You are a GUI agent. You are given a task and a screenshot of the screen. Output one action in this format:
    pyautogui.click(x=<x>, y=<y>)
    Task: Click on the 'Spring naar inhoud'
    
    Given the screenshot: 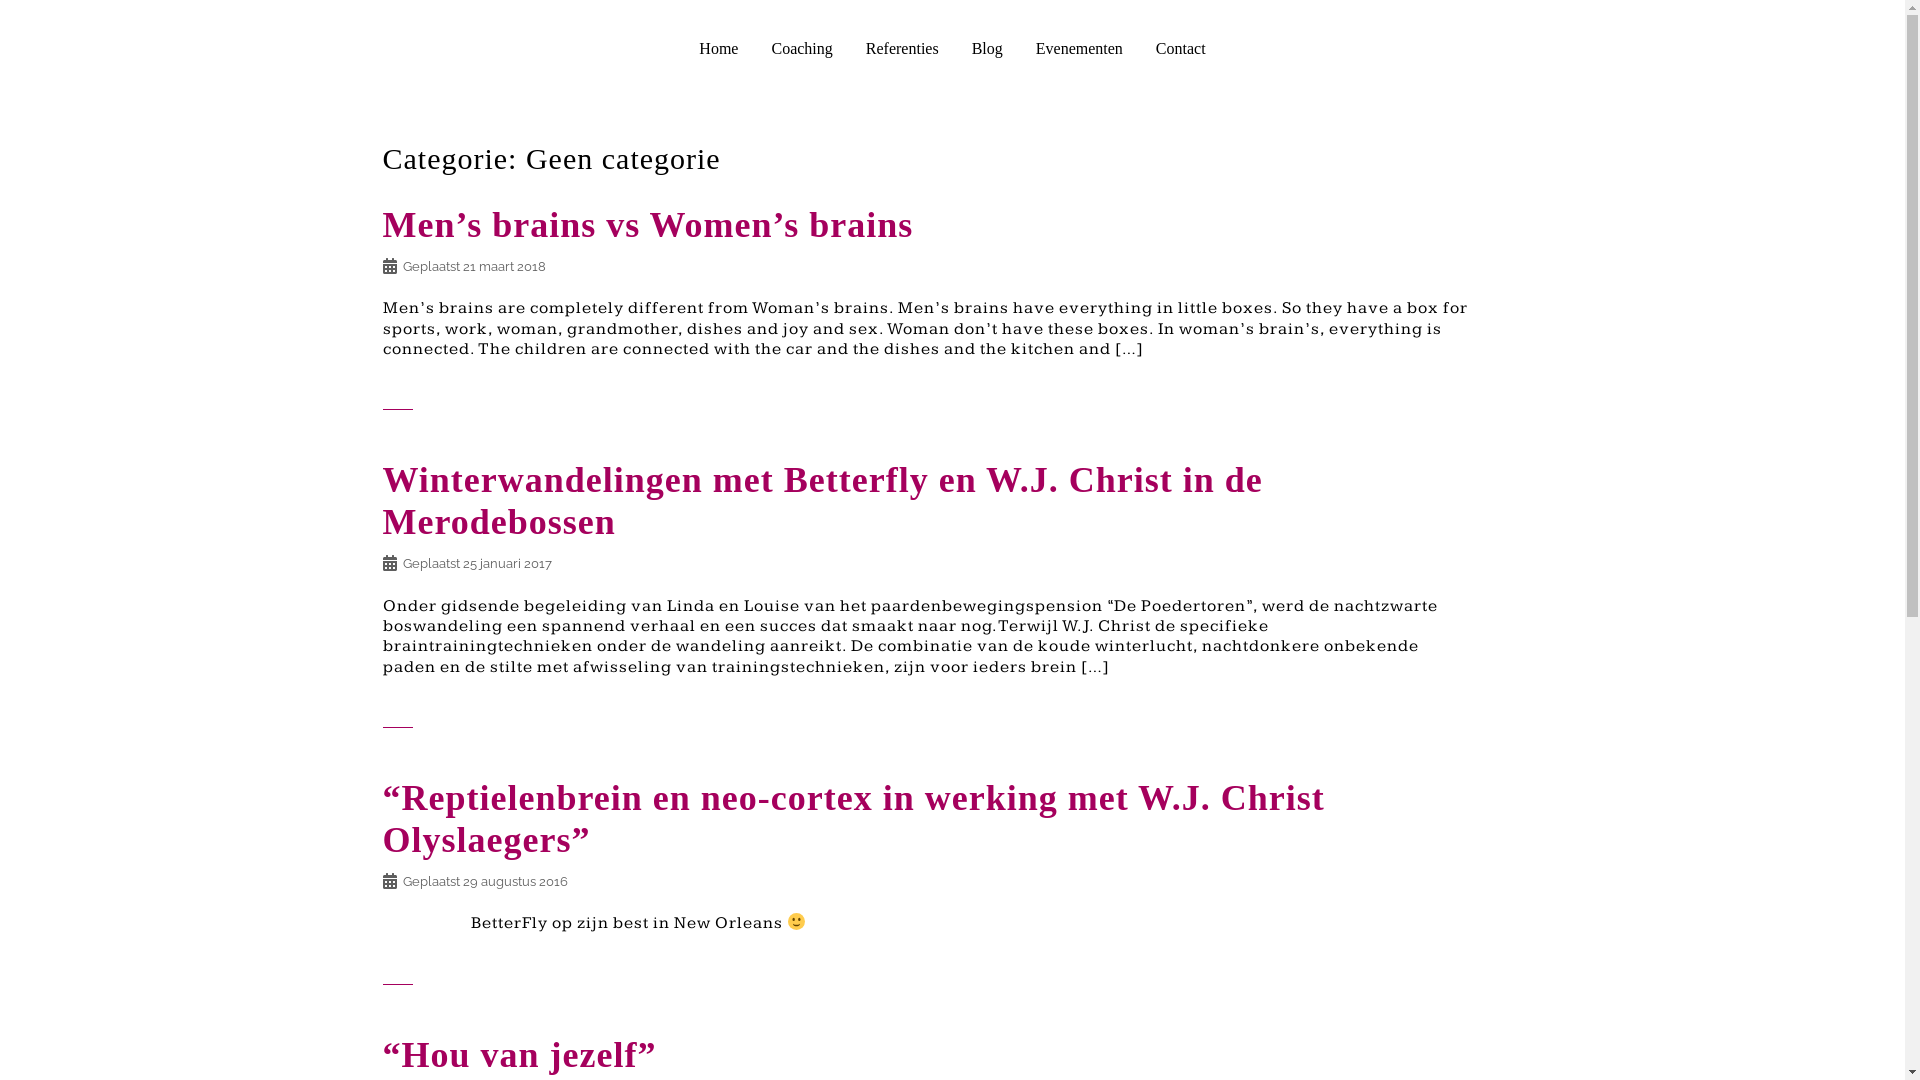 What is the action you would take?
    pyautogui.click(x=0, y=0)
    